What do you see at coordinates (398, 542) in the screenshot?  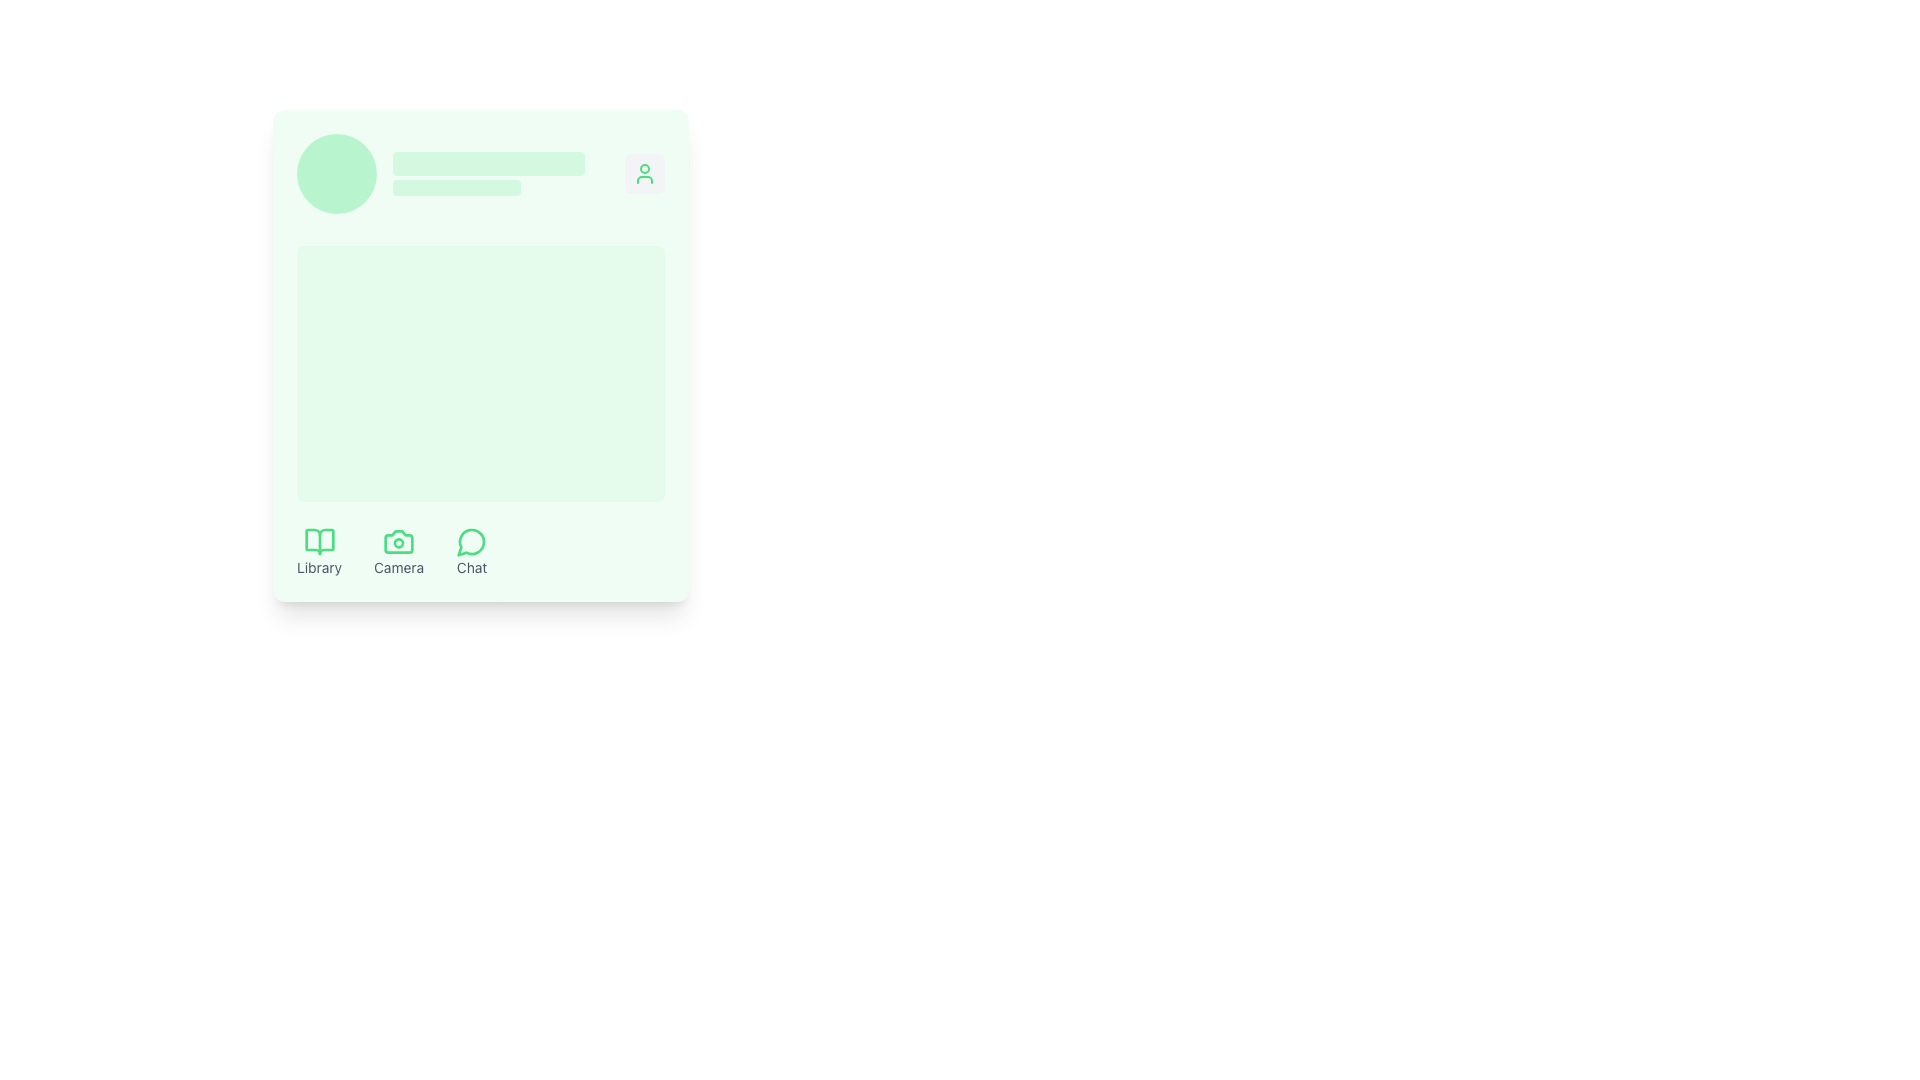 I see `the 'Camera' icon located at the bottom of the interface, which is positioned between the 'Library' and 'Chat' icons` at bounding box center [398, 542].